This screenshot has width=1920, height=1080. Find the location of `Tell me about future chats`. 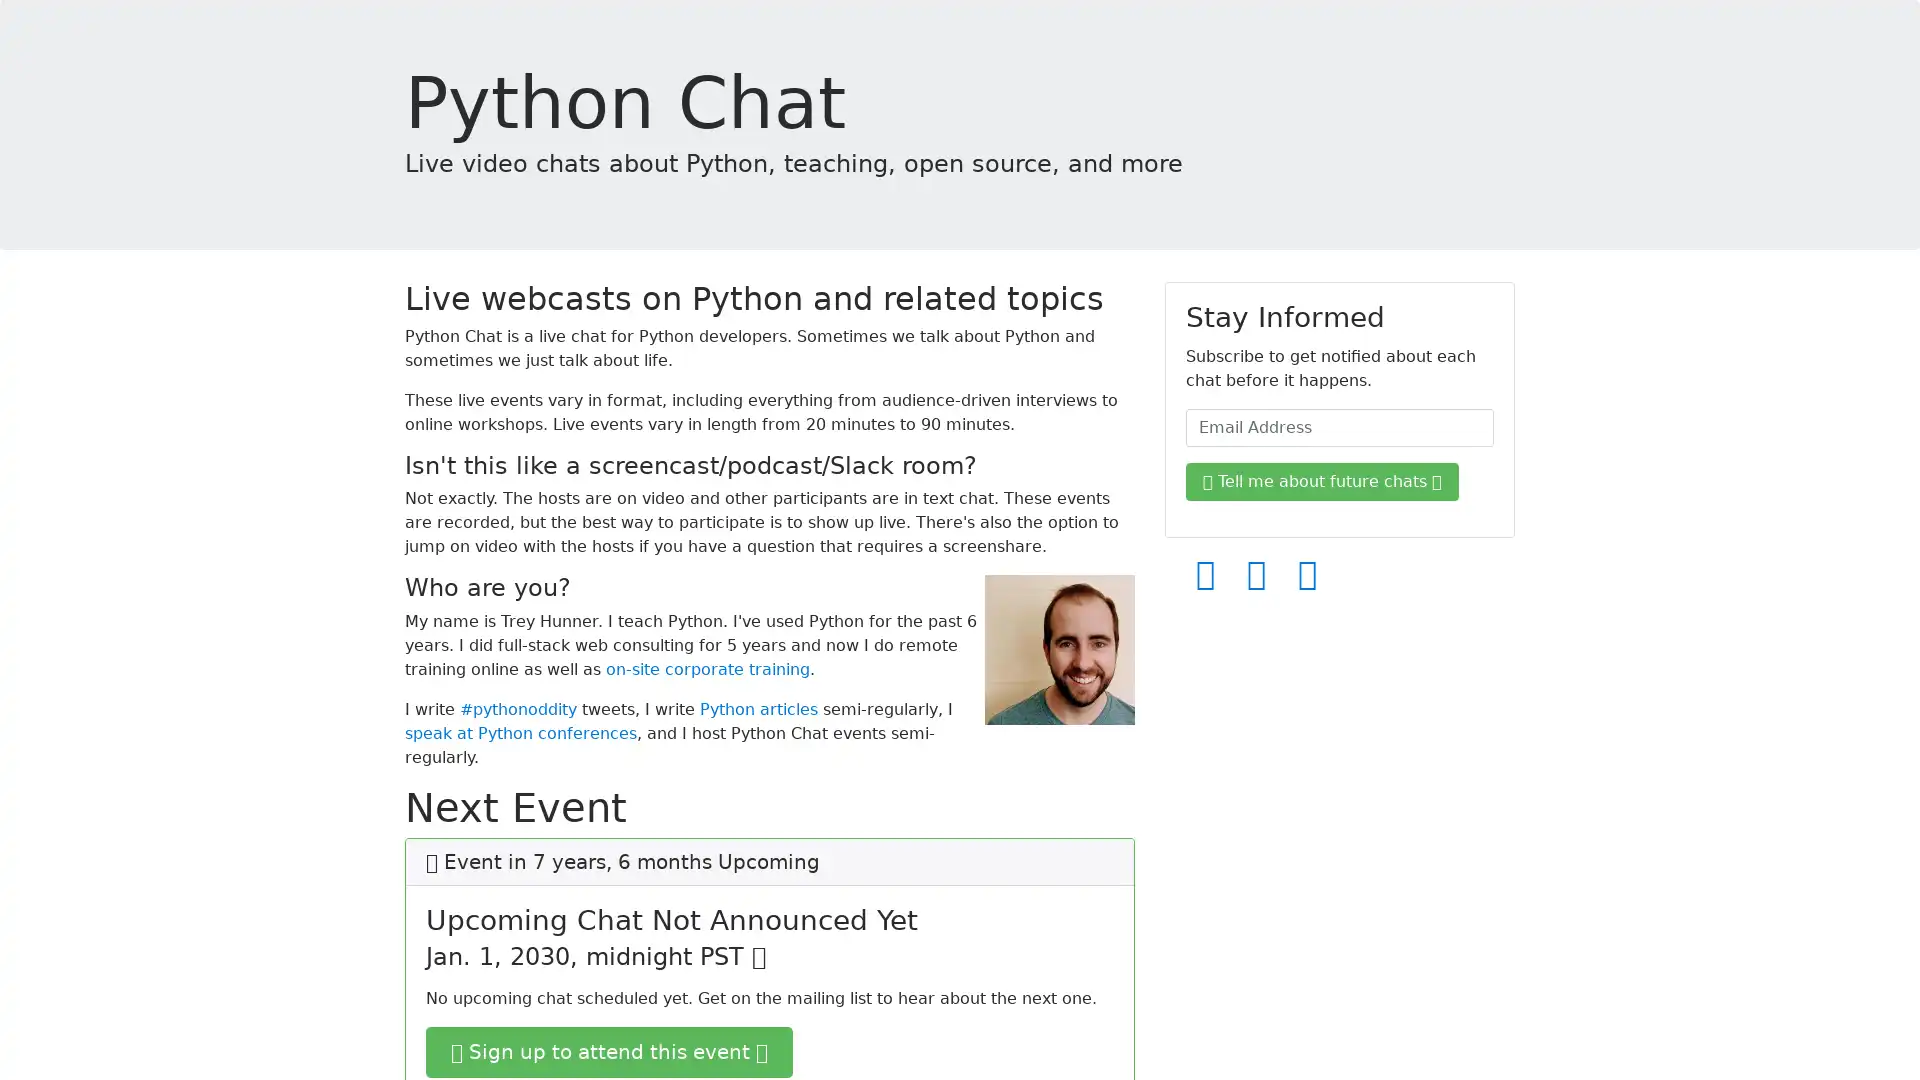

Tell me about future chats is located at coordinates (1322, 482).